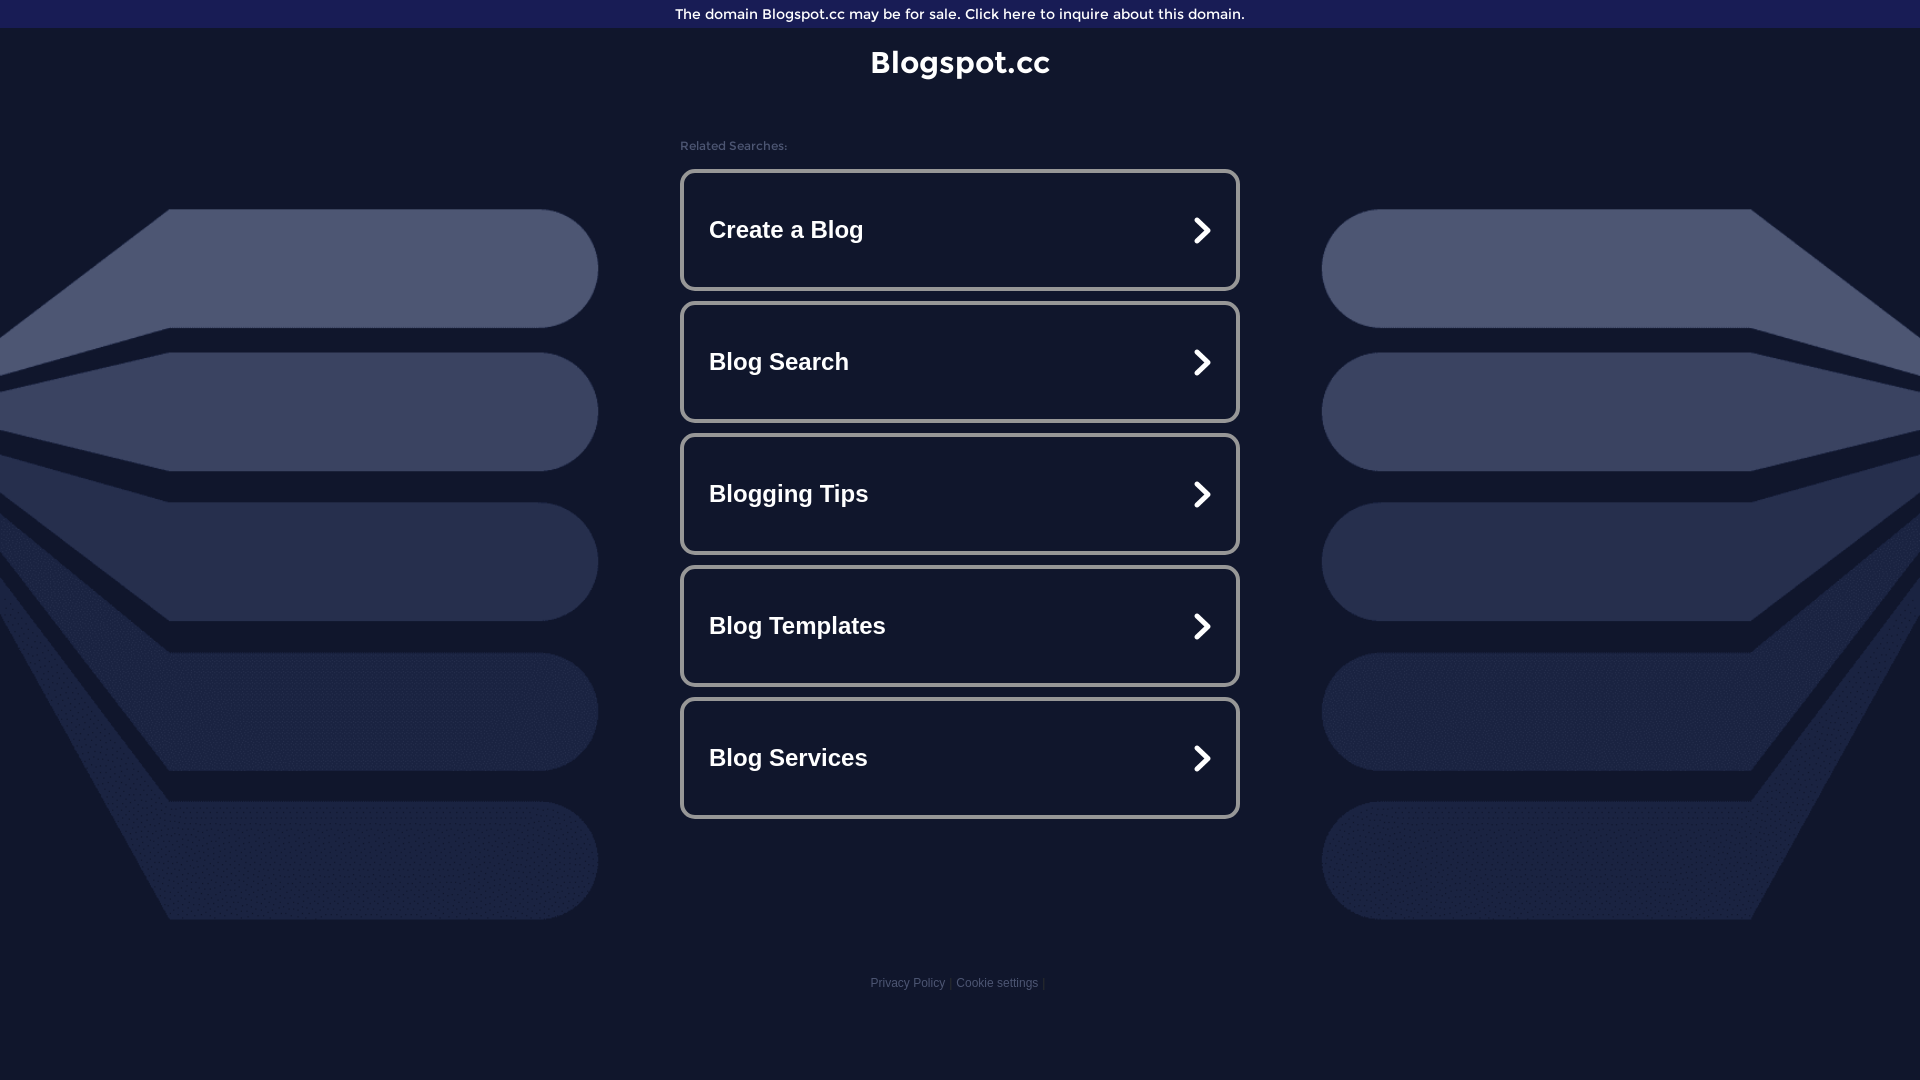  What do you see at coordinates (960, 624) in the screenshot?
I see `'Blog Templates'` at bounding box center [960, 624].